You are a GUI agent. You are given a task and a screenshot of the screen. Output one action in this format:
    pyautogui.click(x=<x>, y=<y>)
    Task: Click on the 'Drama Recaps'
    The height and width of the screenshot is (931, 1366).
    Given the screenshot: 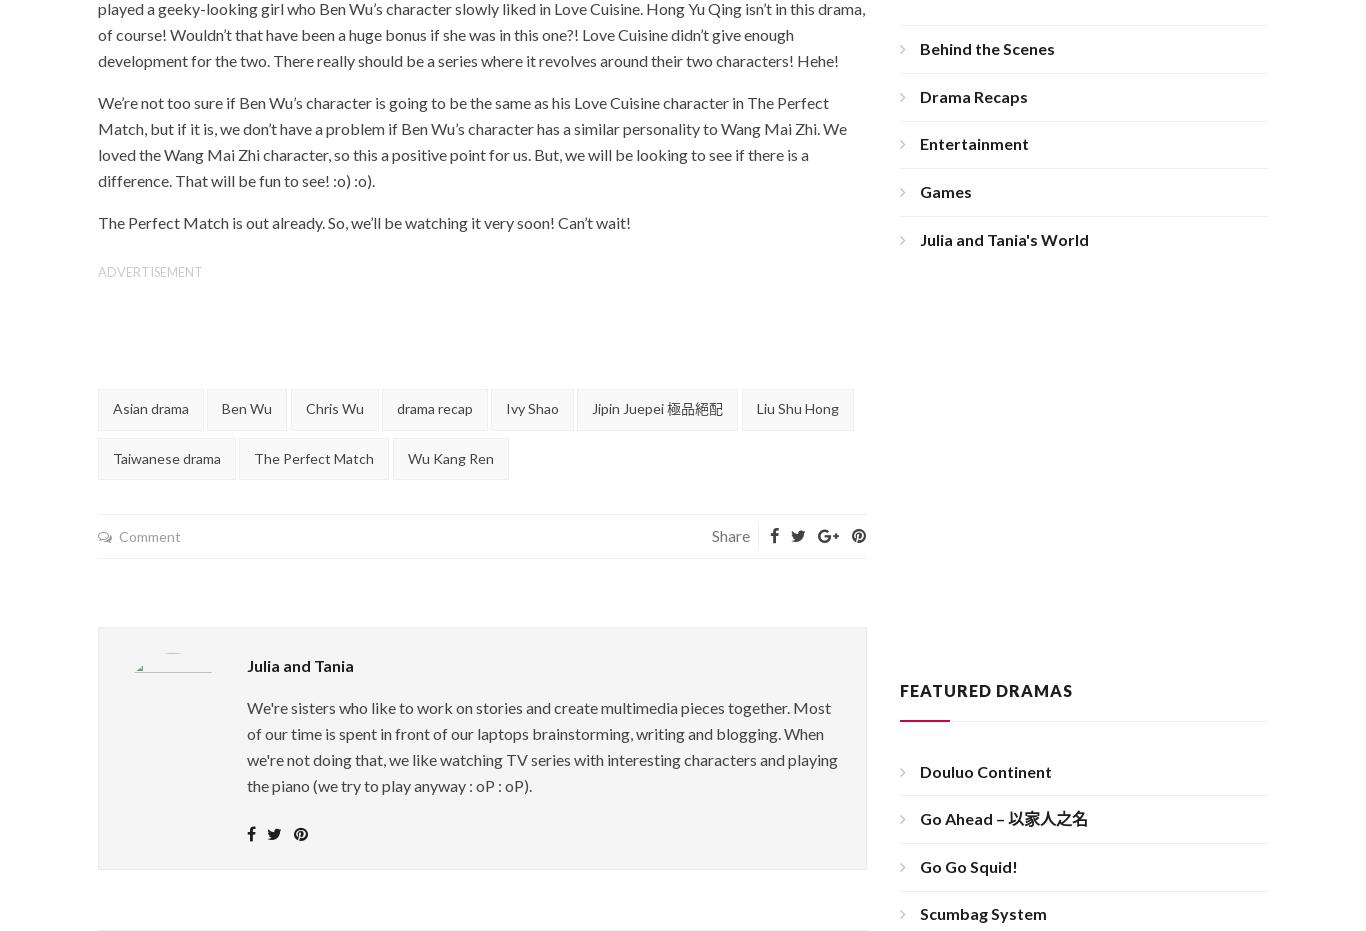 What is the action you would take?
    pyautogui.click(x=920, y=95)
    